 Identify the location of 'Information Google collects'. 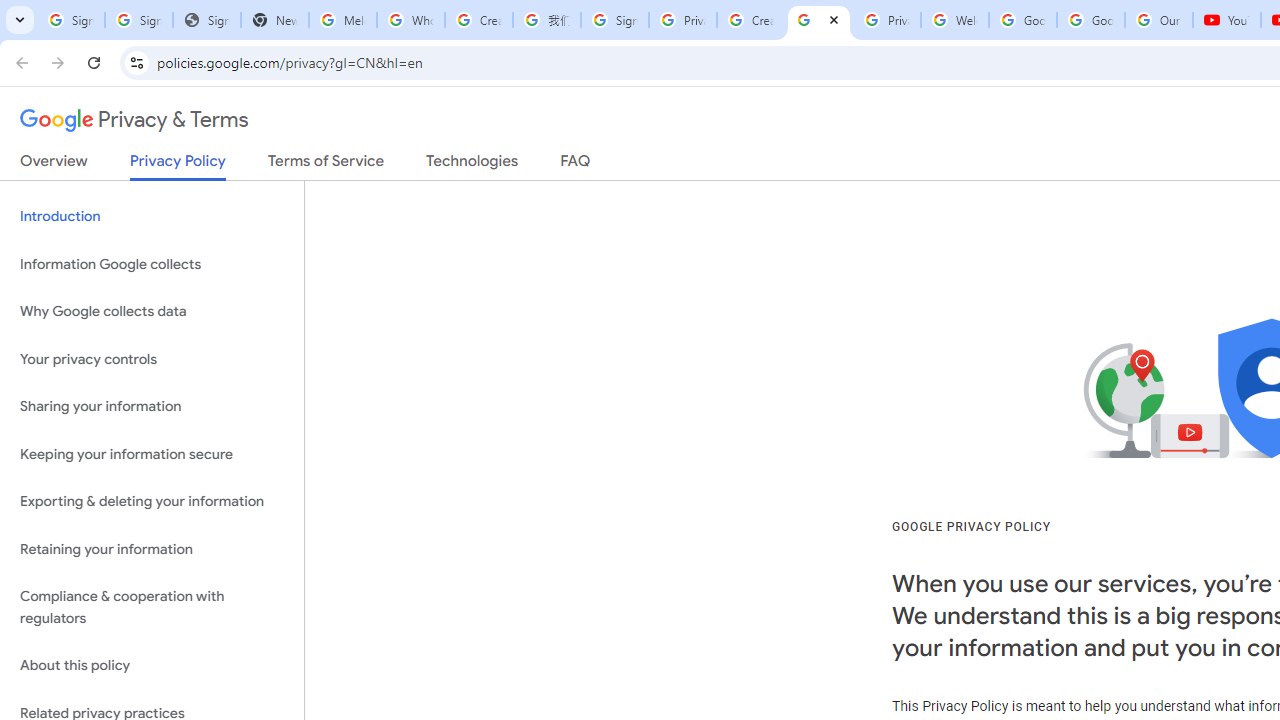
(151, 263).